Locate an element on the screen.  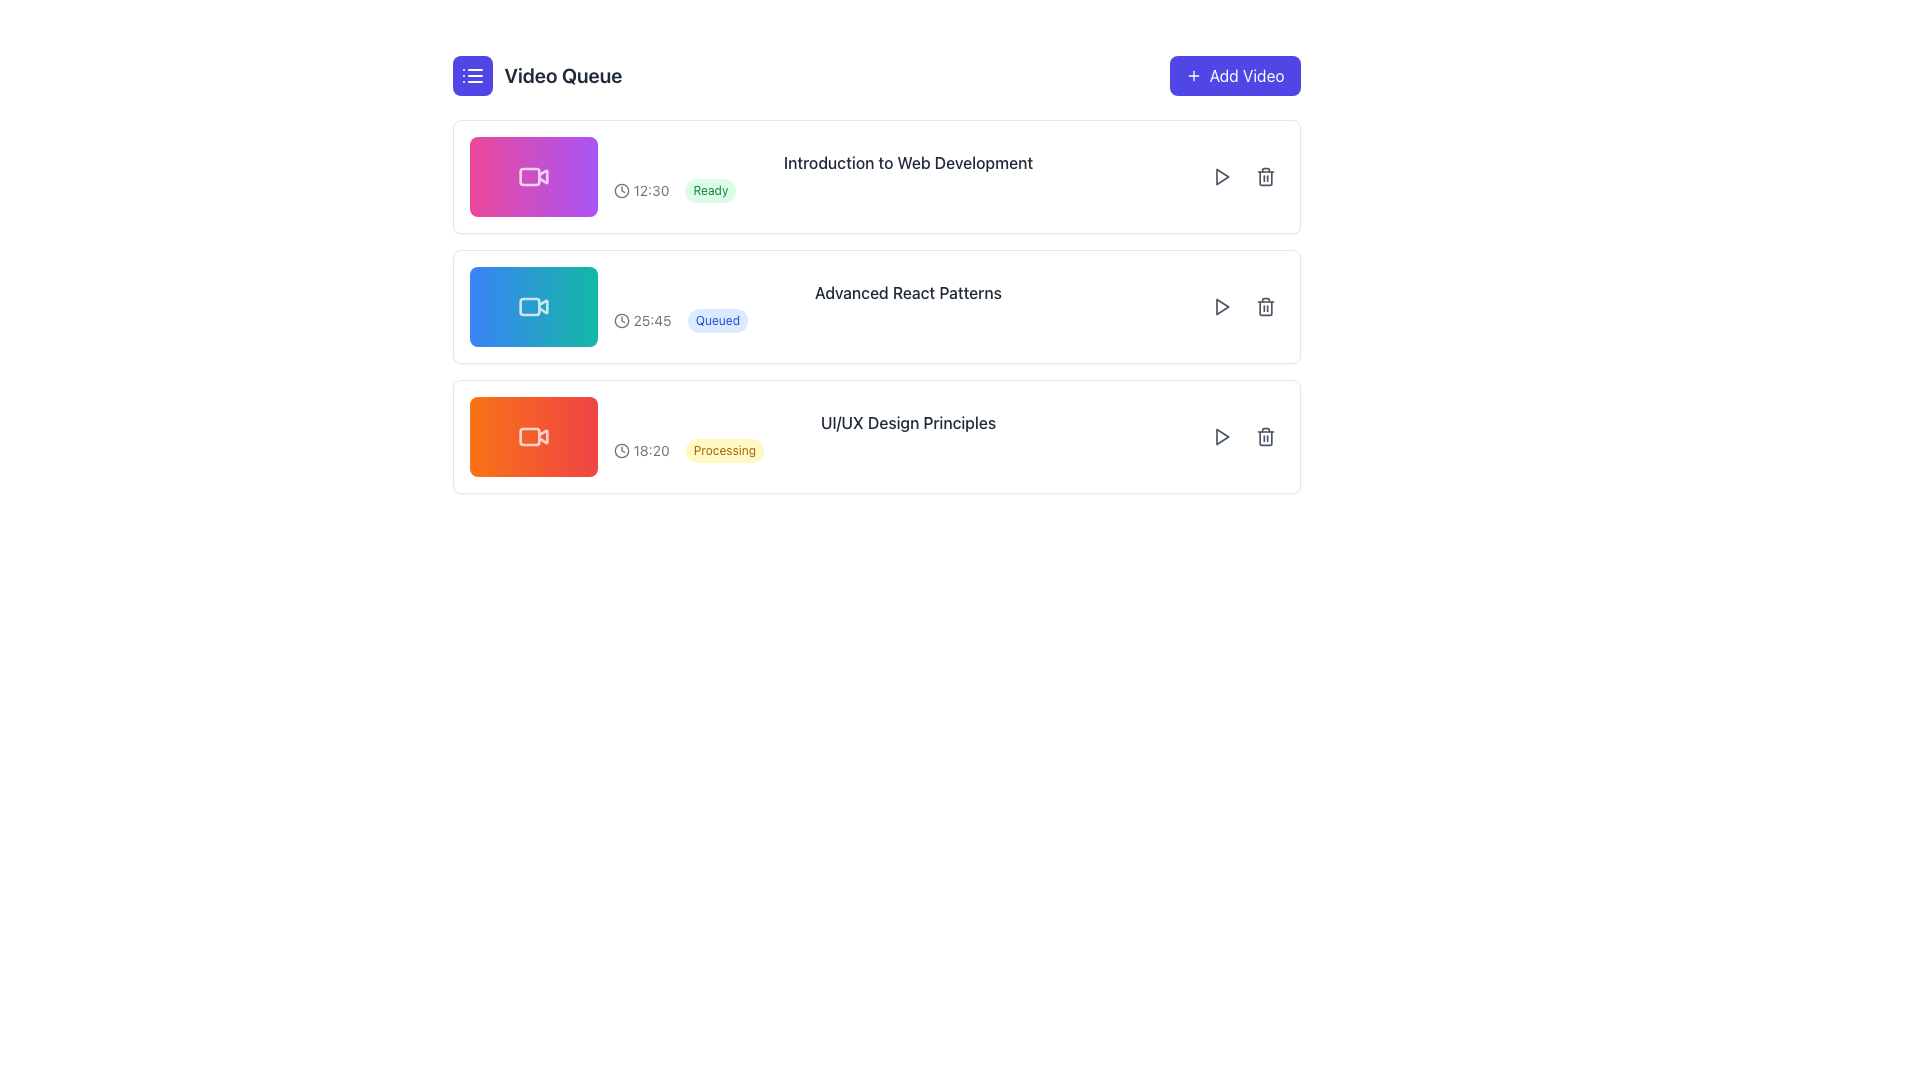
the triangular play icon button located at the far right of the third list item row, between the 'UI/UX Design Principles' label and the trash can icon is located at coordinates (1220, 435).